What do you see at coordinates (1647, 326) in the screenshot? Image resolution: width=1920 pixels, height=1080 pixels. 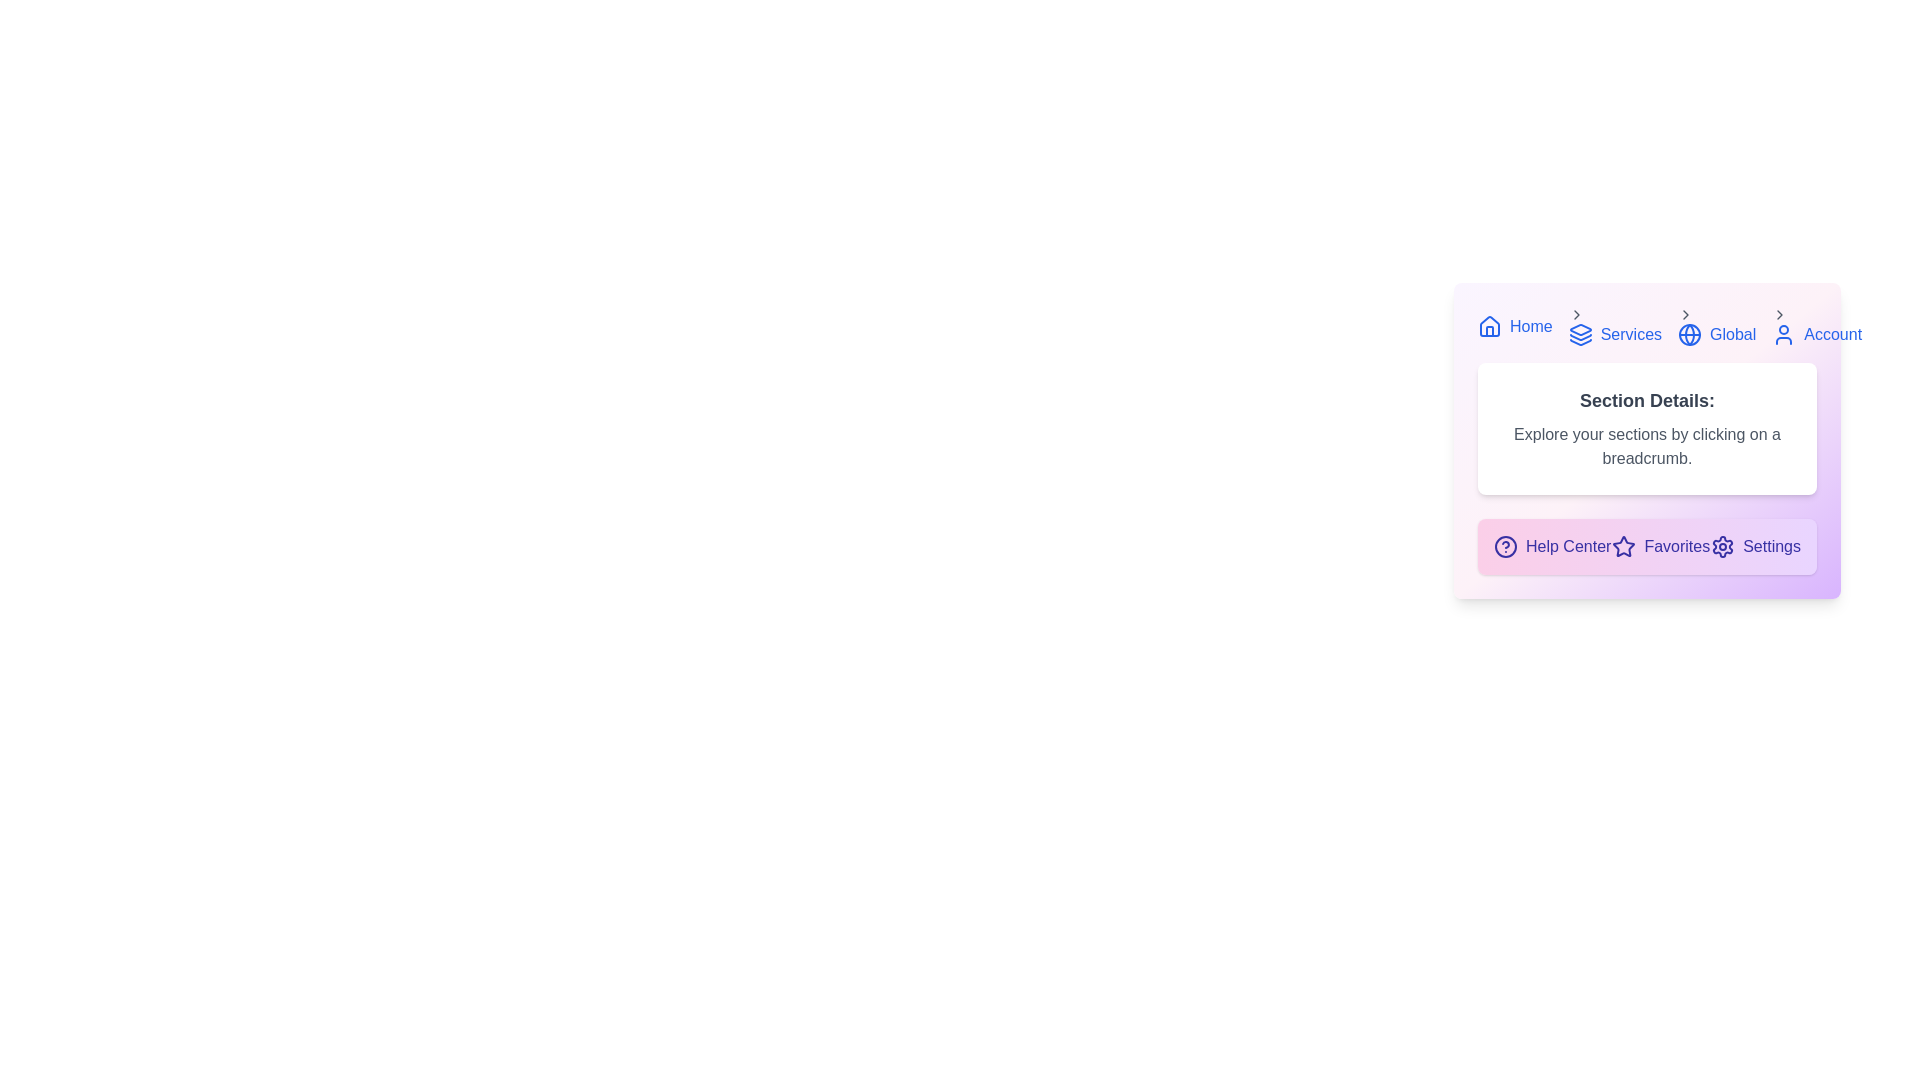 I see `the 'Services' breadcrumb link, which is styled in blue and positioned between 'Home' and 'Global' links in the breadcrumb bar` at bounding box center [1647, 326].